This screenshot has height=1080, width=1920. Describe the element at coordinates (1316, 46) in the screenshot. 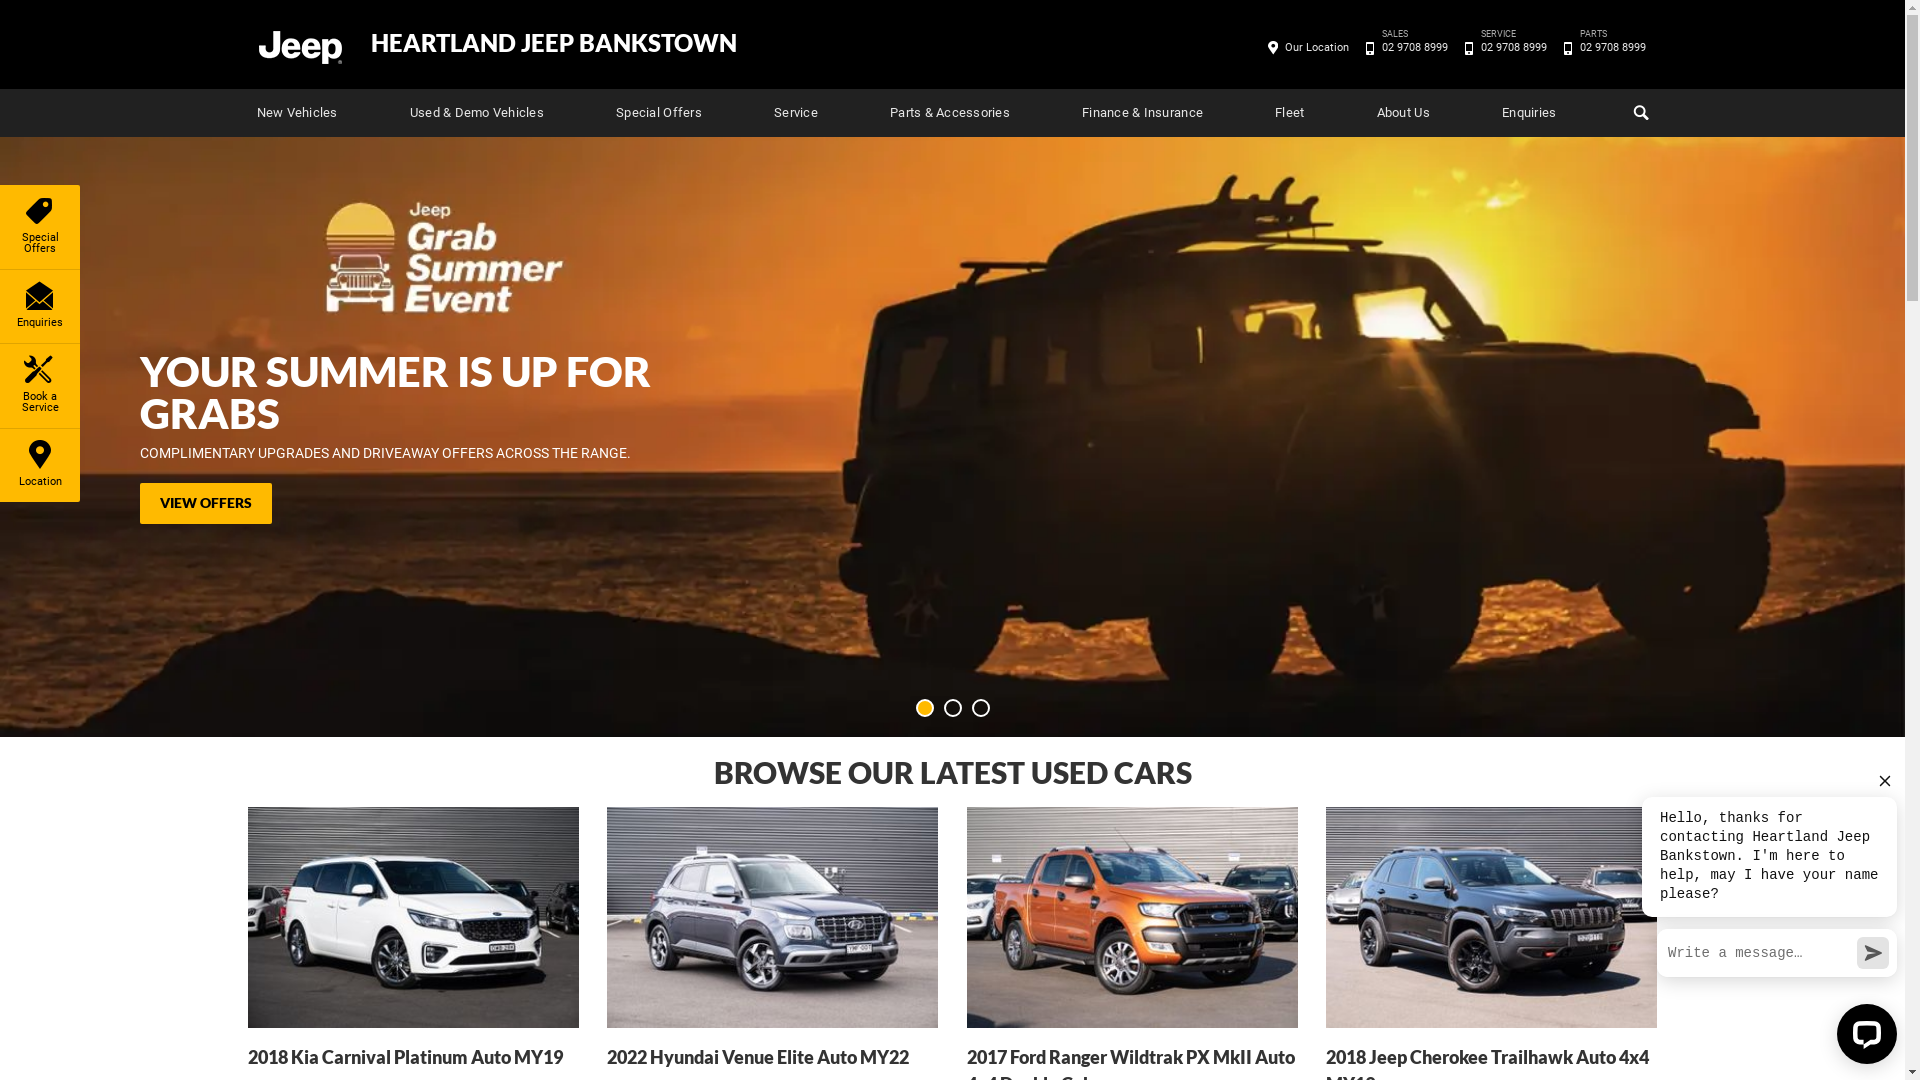

I see `'Our Location'` at that location.